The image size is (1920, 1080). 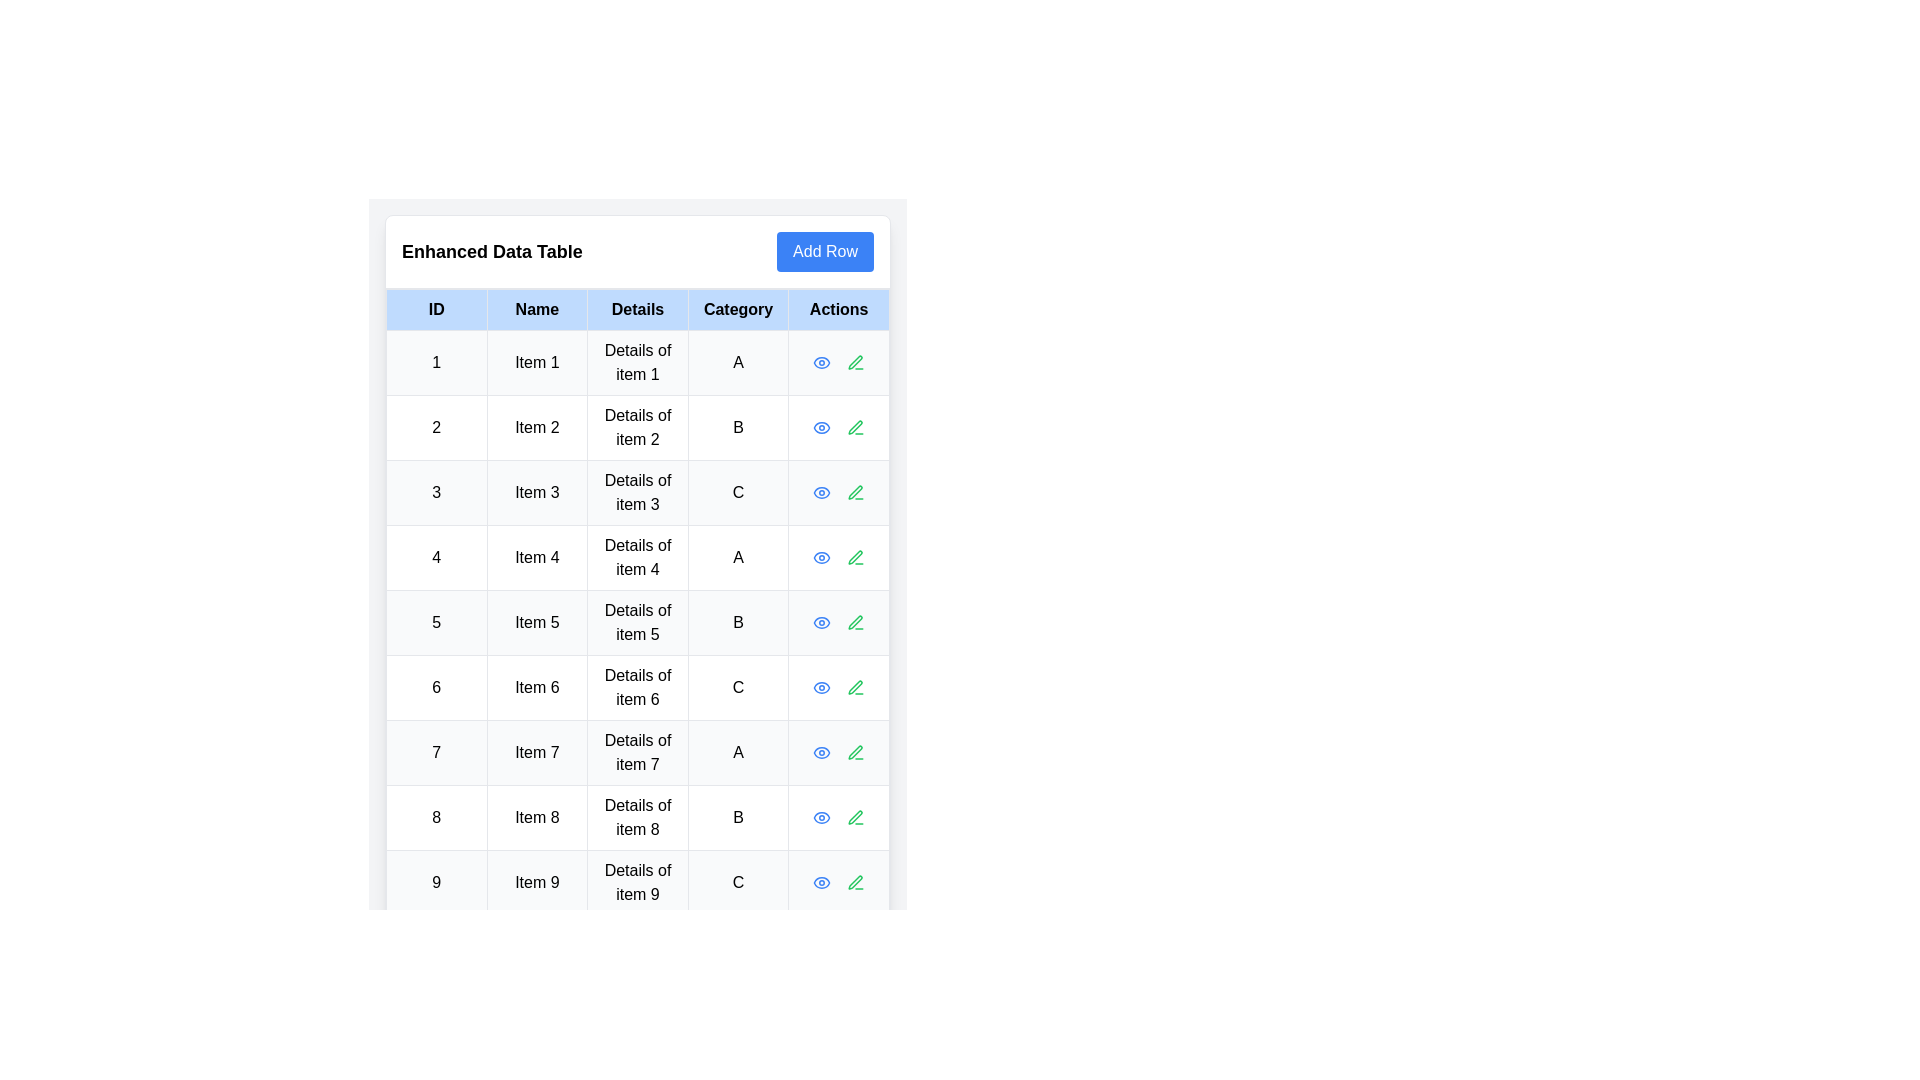 I want to click on the table cell containing the letter 'A' in the seventh row under the 'Category' column, which corresponds to 'Item 7.', so click(x=737, y=752).